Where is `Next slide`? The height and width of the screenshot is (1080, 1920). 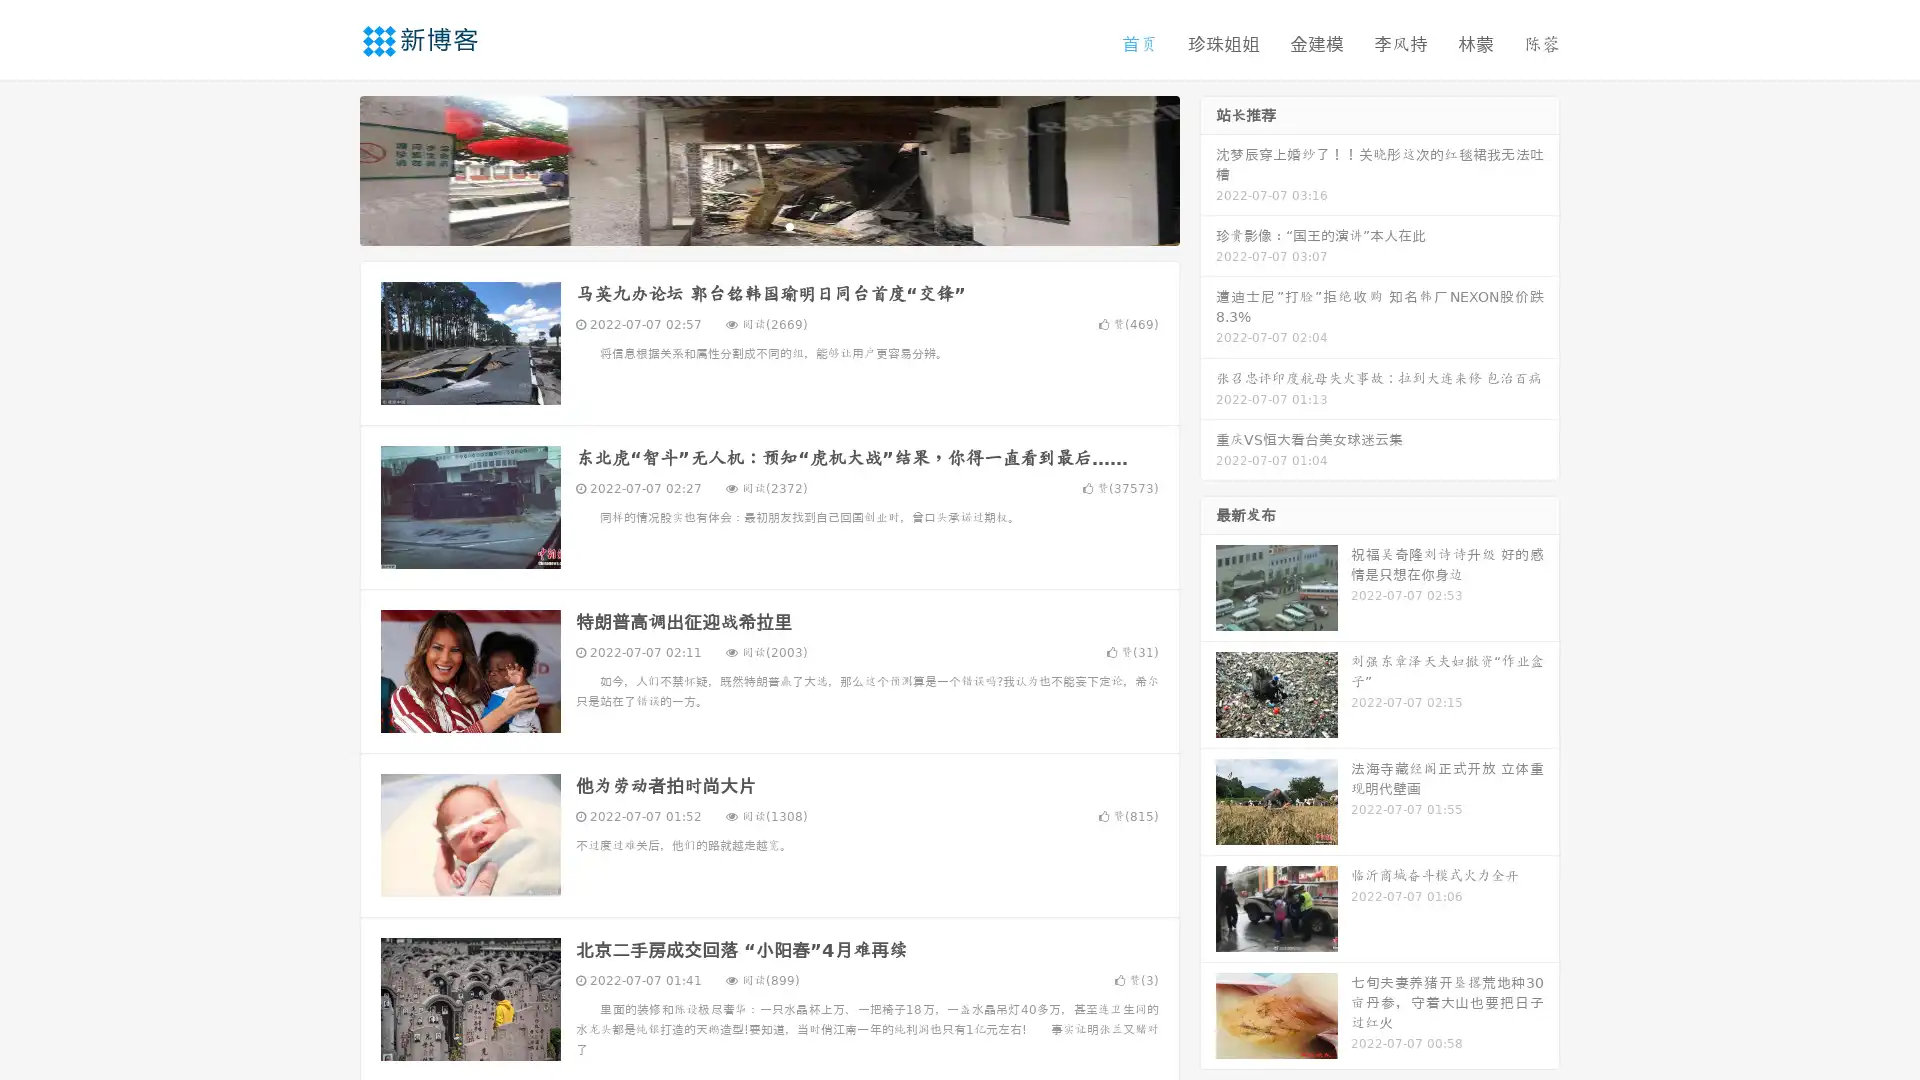
Next slide is located at coordinates (1208, 168).